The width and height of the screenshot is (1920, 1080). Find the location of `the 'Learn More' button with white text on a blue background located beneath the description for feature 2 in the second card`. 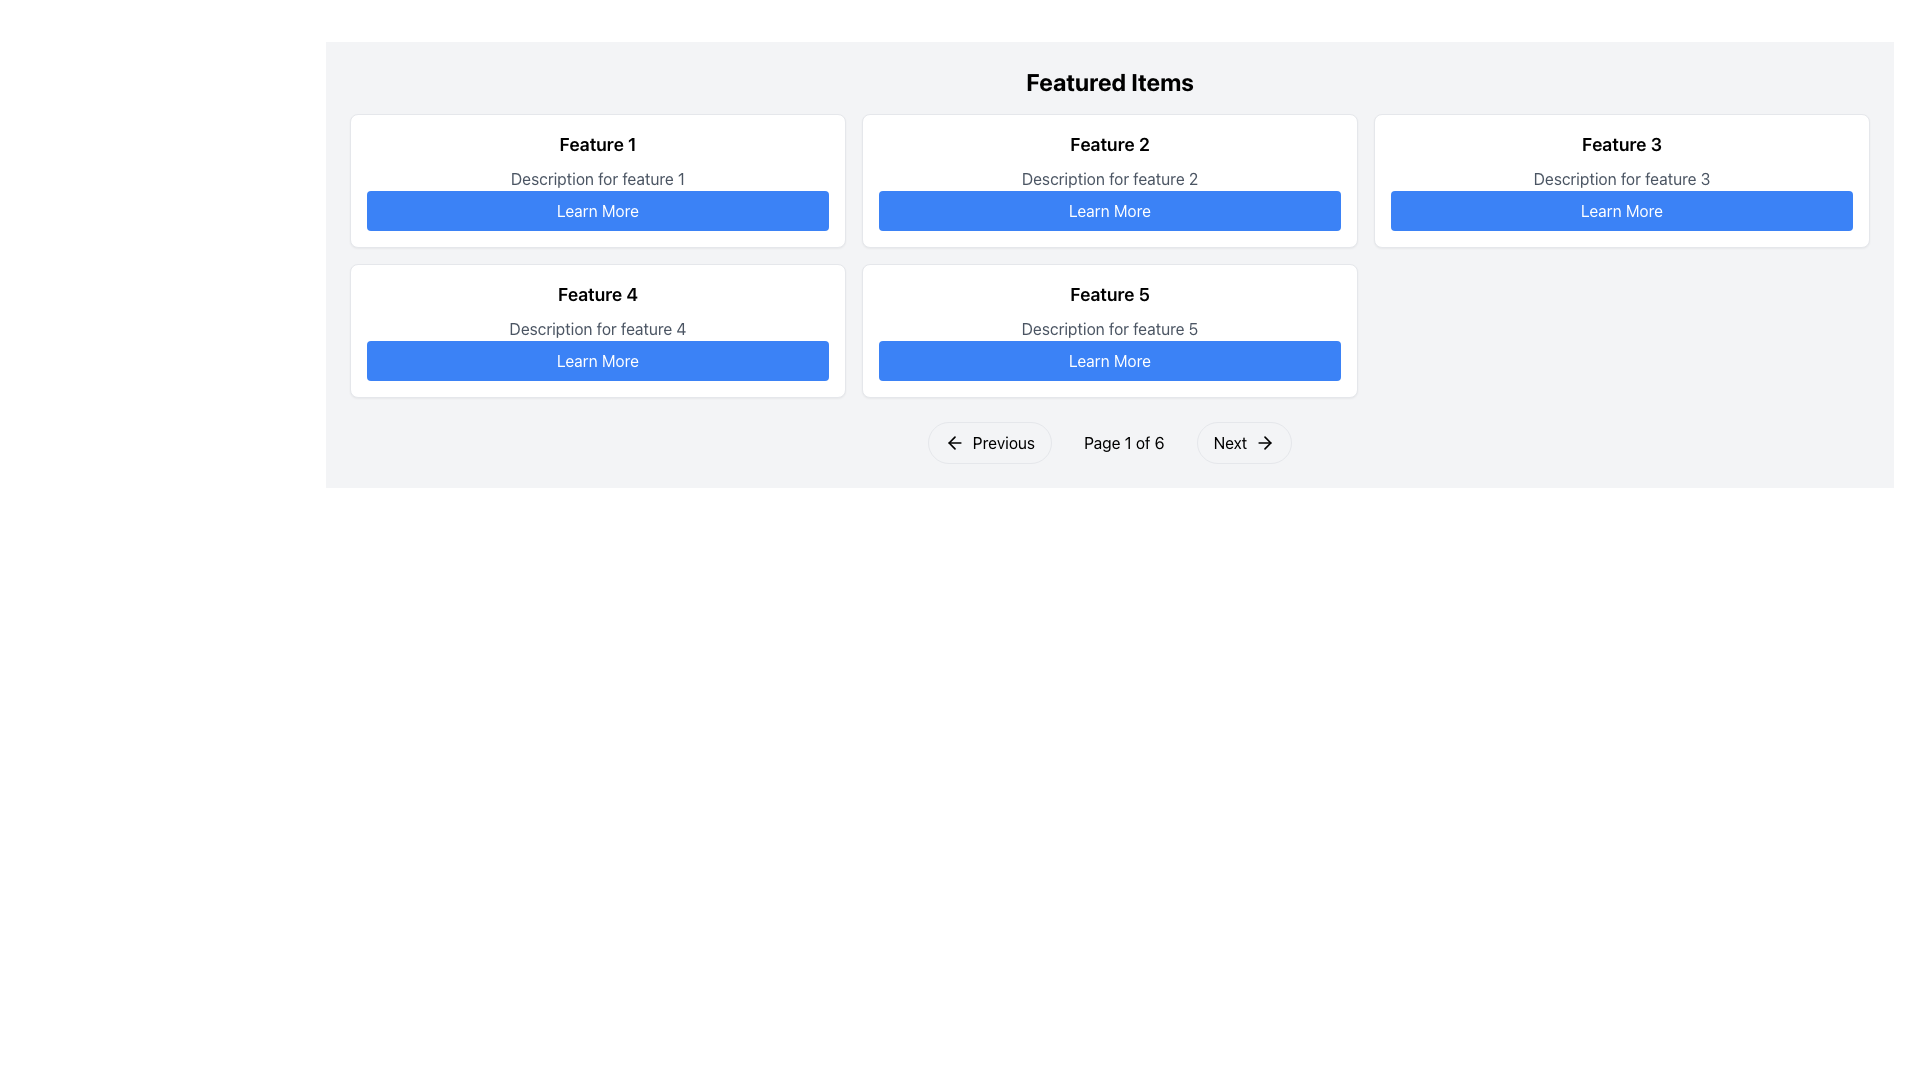

the 'Learn More' button with white text on a blue background located beneath the description for feature 2 in the second card is located at coordinates (1108, 211).